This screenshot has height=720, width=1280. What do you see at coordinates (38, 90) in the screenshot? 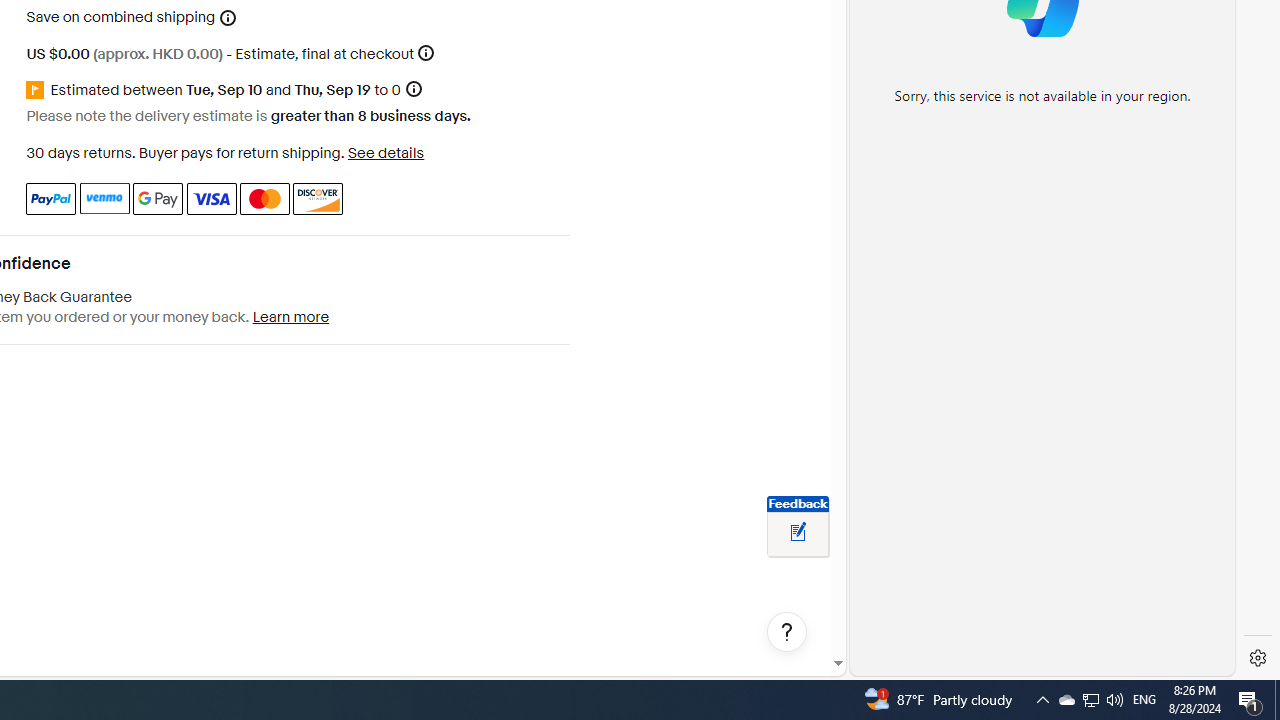
I see `'Delivery alert flag'` at bounding box center [38, 90].